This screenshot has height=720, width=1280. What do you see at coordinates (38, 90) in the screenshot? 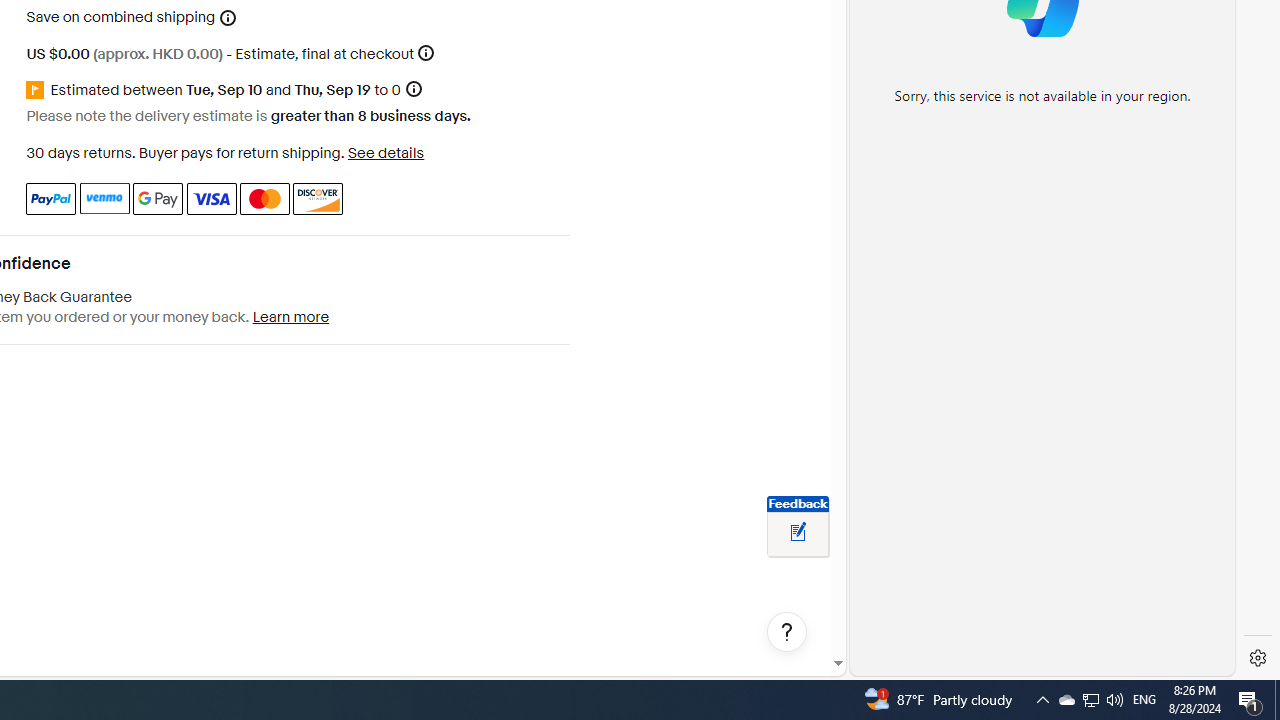
I see `'Delivery alert flag'` at bounding box center [38, 90].